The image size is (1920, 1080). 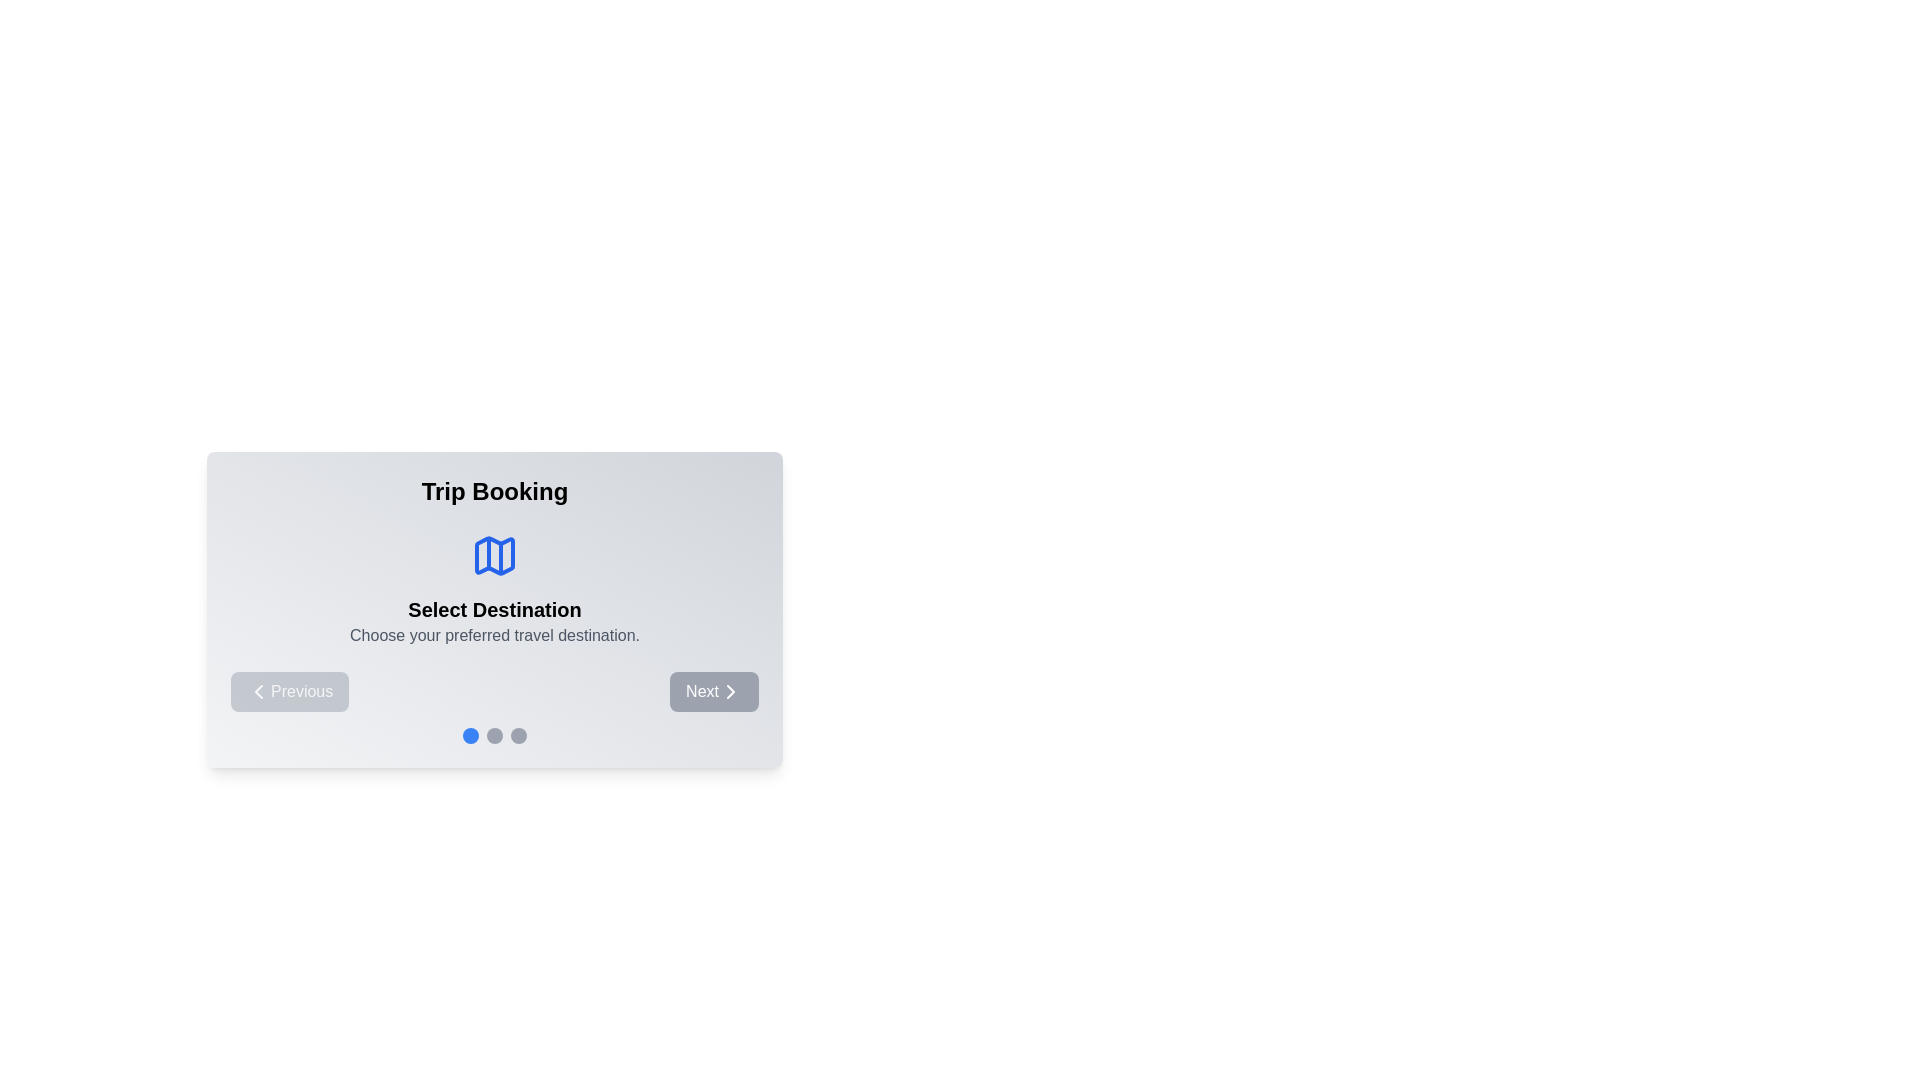 What do you see at coordinates (258, 690) in the screenshot?
I see `the indication of the backward navigation chevron icon located within the 'Previous' button at the bottom-left of the card interface` at bounding box center [258, 690].